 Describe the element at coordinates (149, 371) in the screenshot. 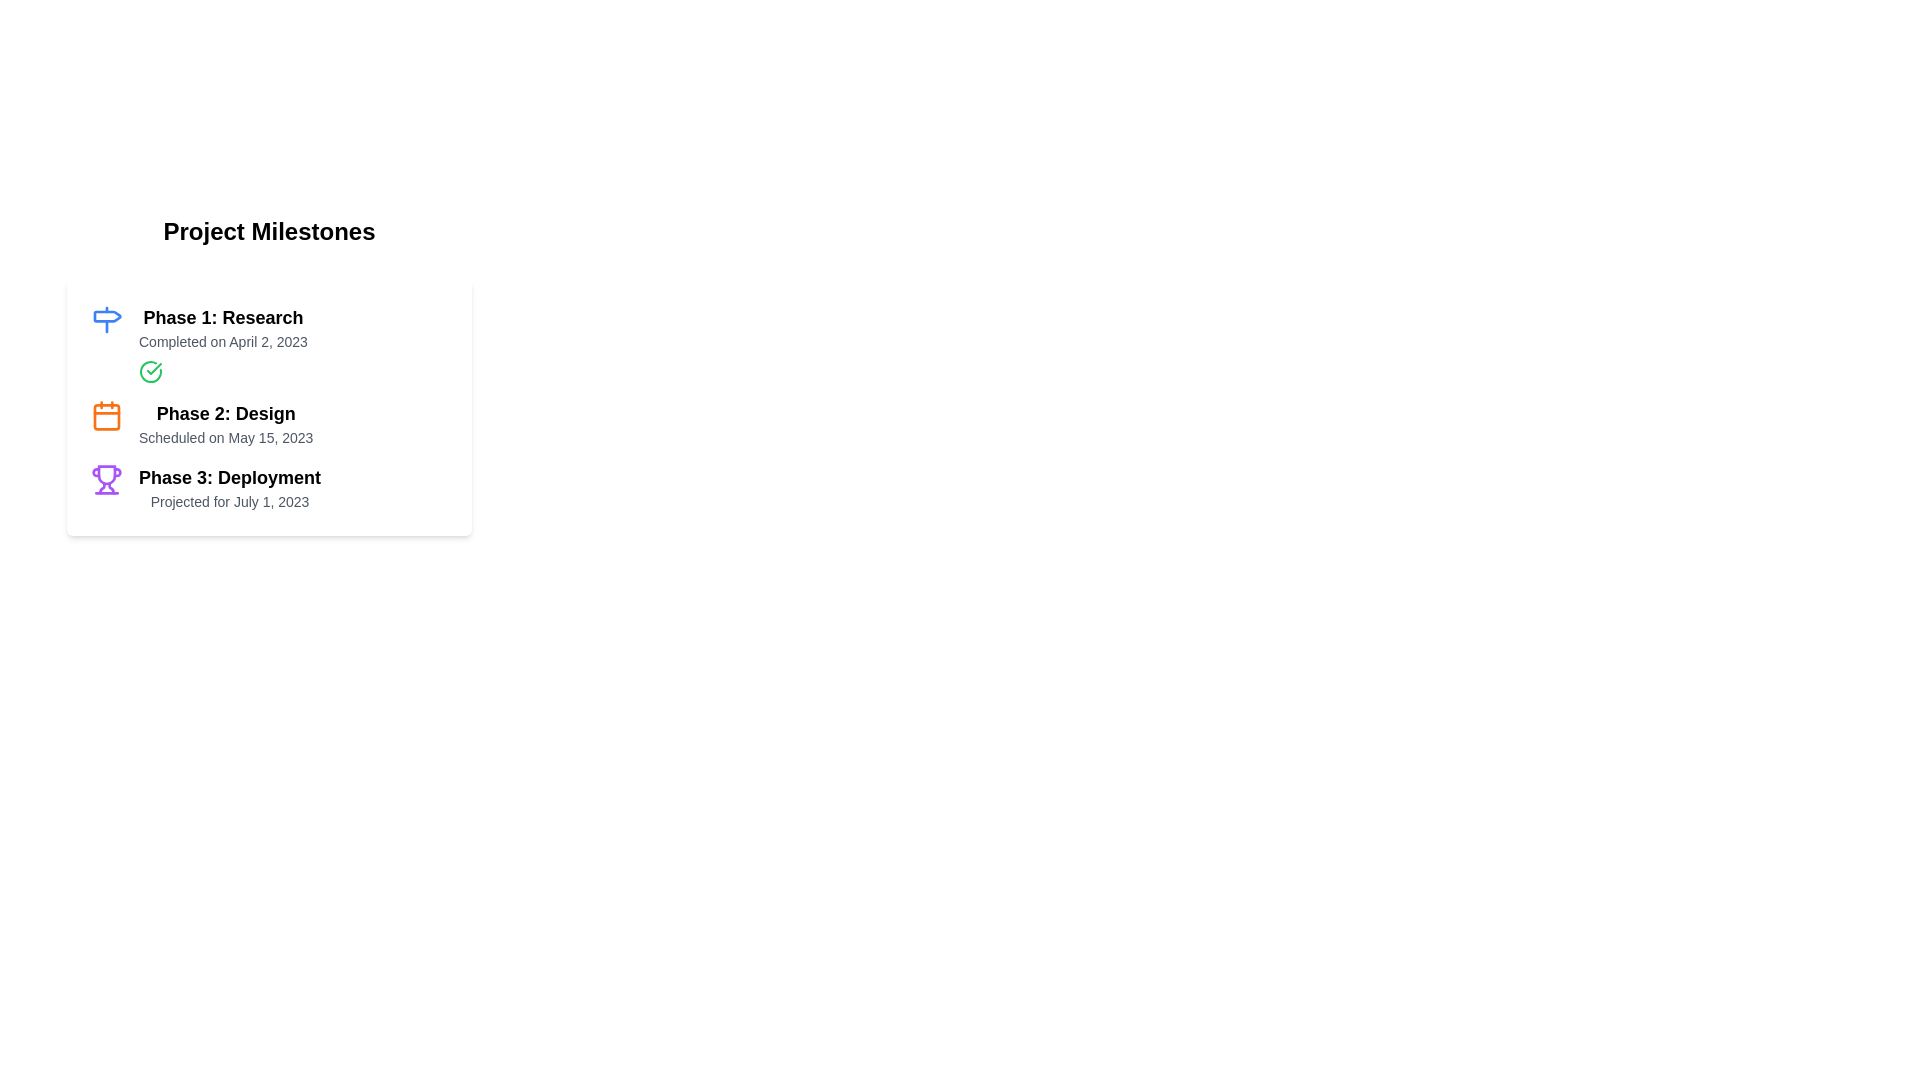

I see `the circular green outlined icon with a check mark, which indicates the 'Completed' status for the 'Phase 1: Research' milestone in the milestone list` at that location.